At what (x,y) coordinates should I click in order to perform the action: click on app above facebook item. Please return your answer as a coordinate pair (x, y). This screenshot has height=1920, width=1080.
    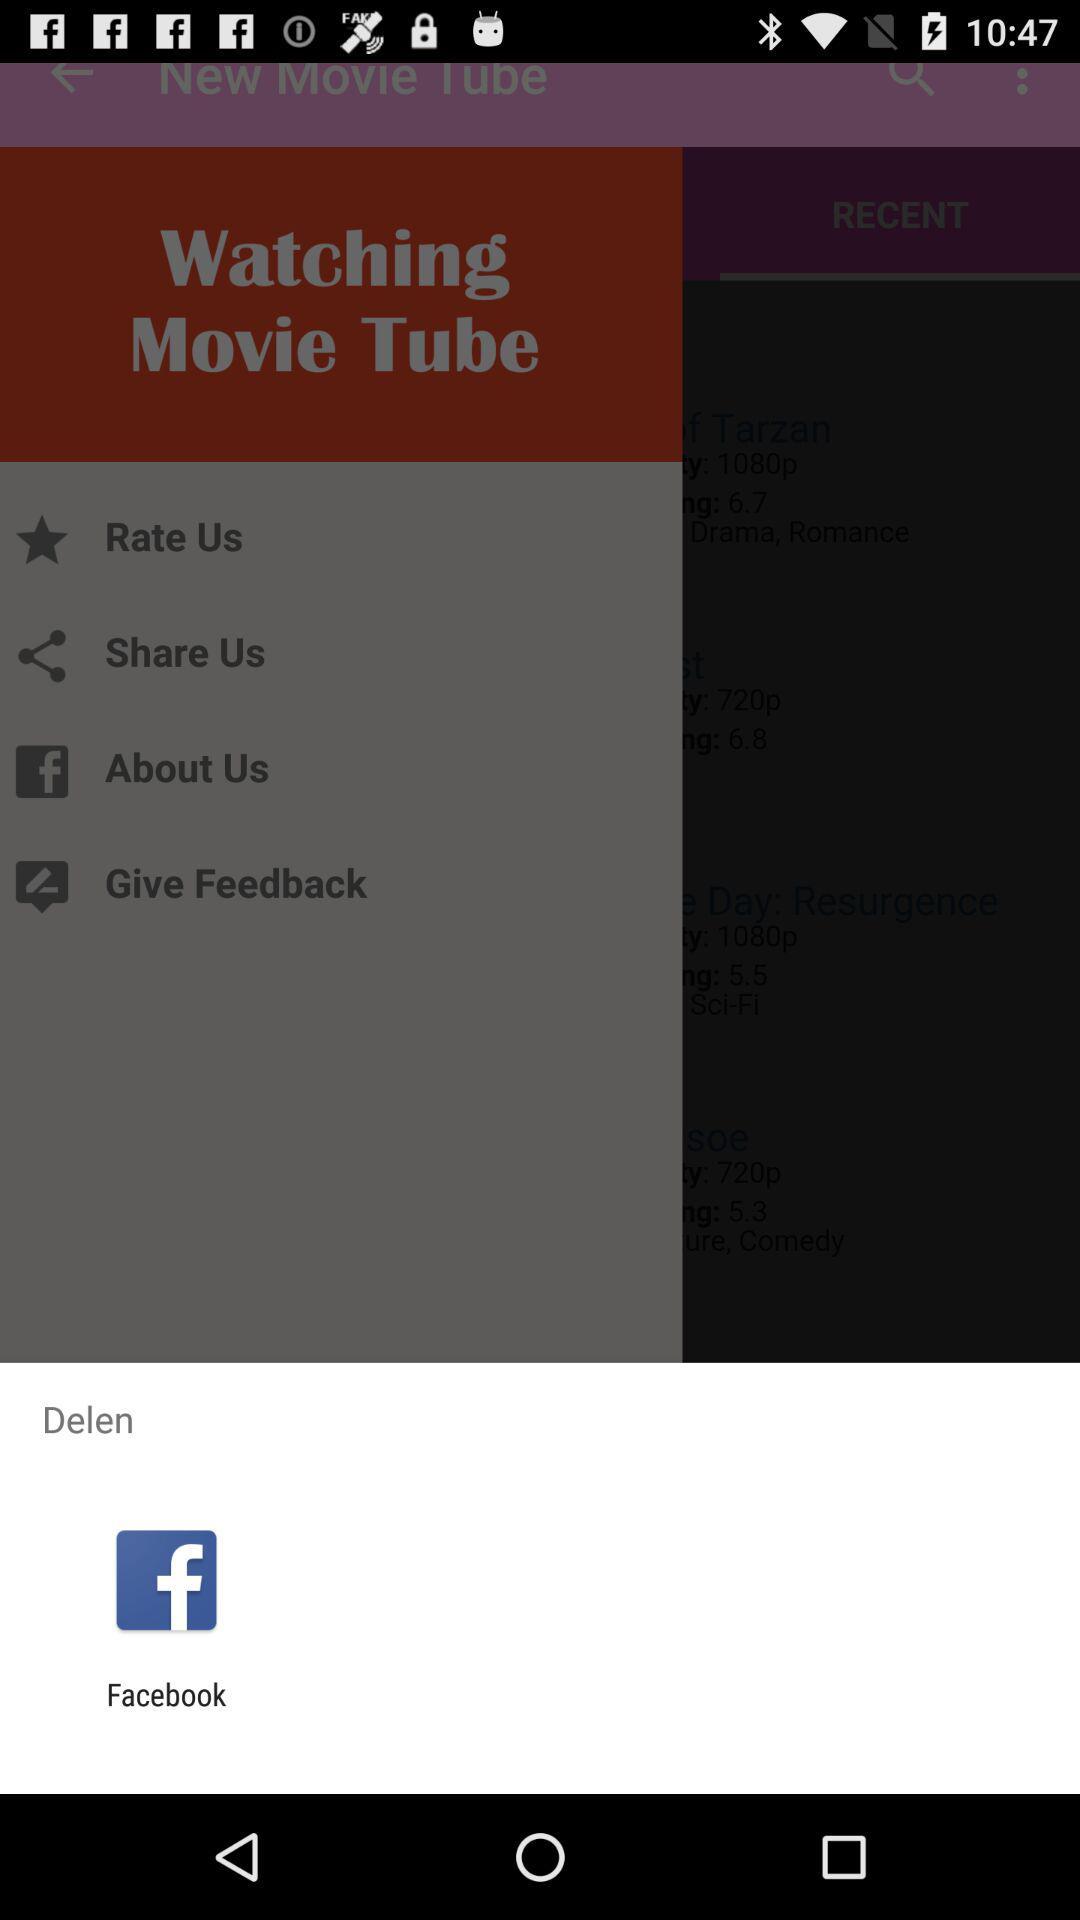
    Looking at the image, I should click on (165, 1579).